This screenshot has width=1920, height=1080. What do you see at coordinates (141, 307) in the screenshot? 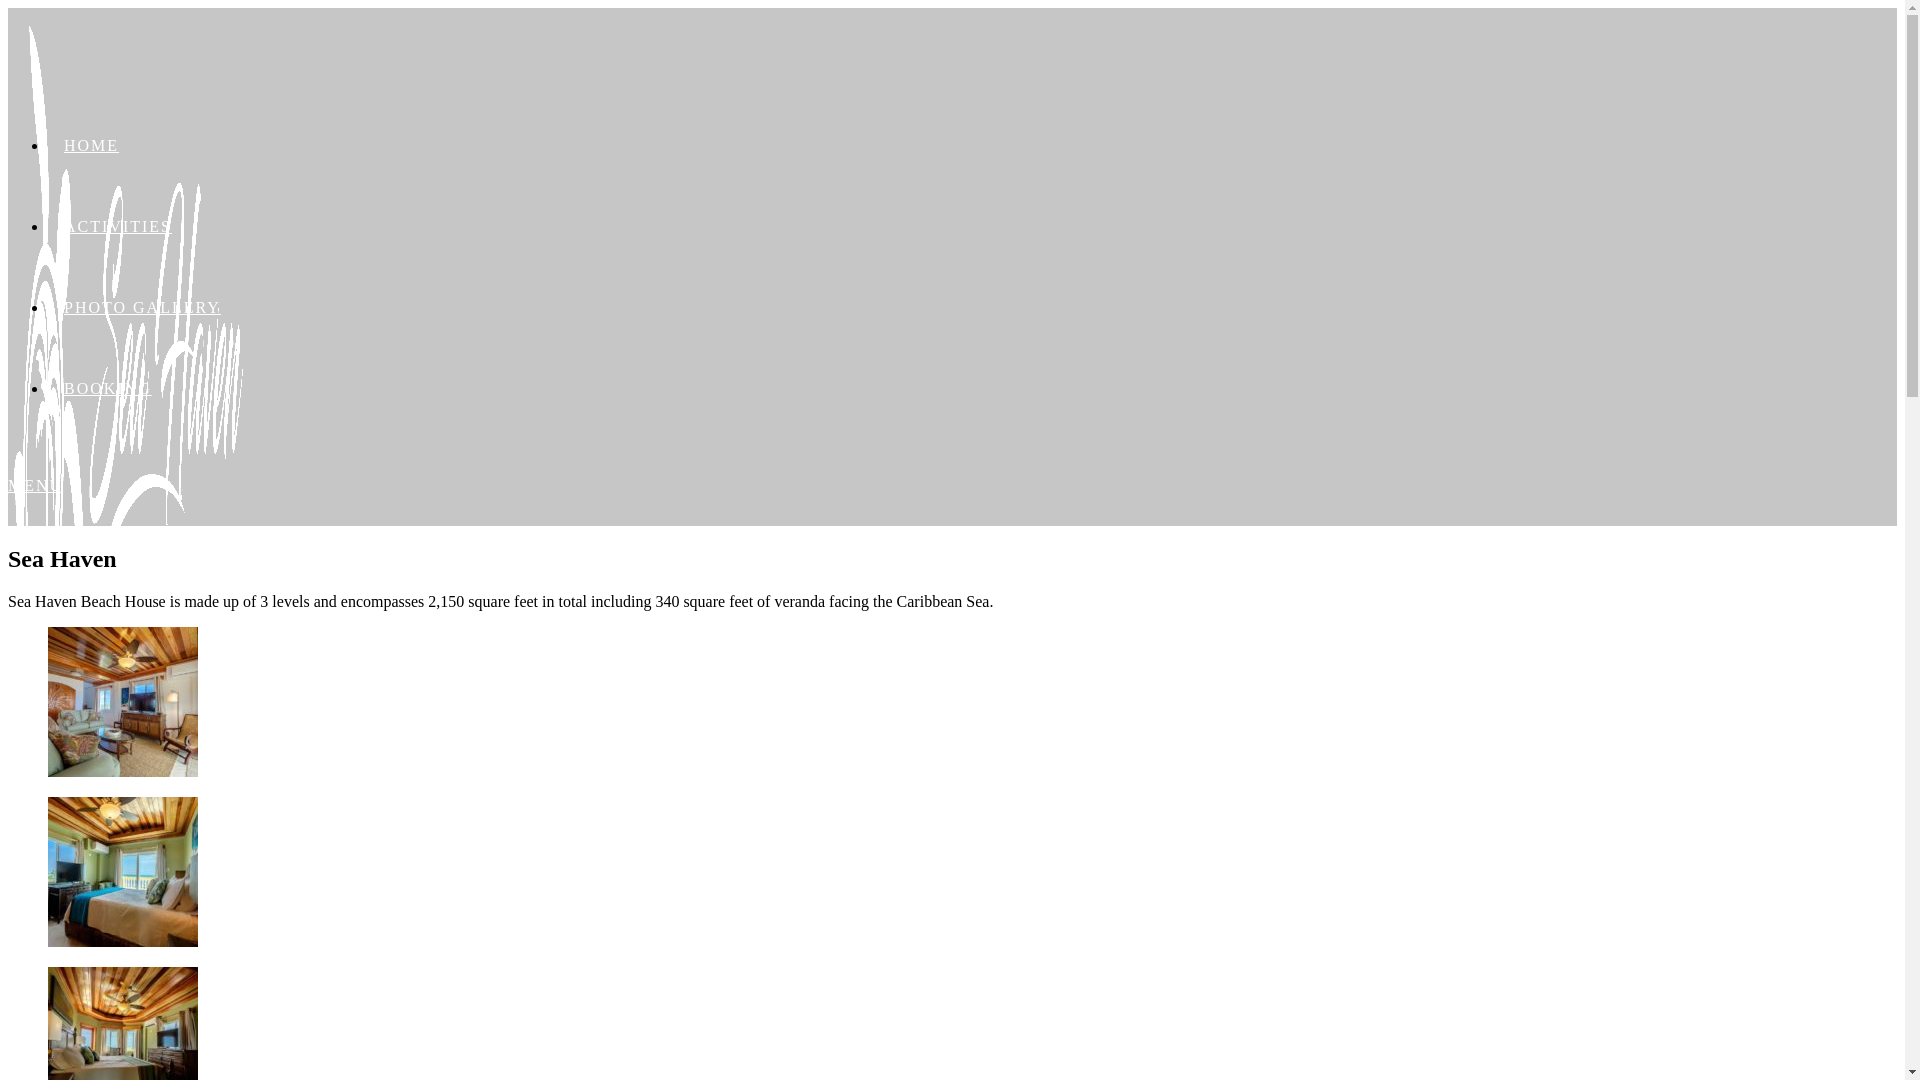
I see `'PHOTO GALLERY'` at bounding box center [141, 307].